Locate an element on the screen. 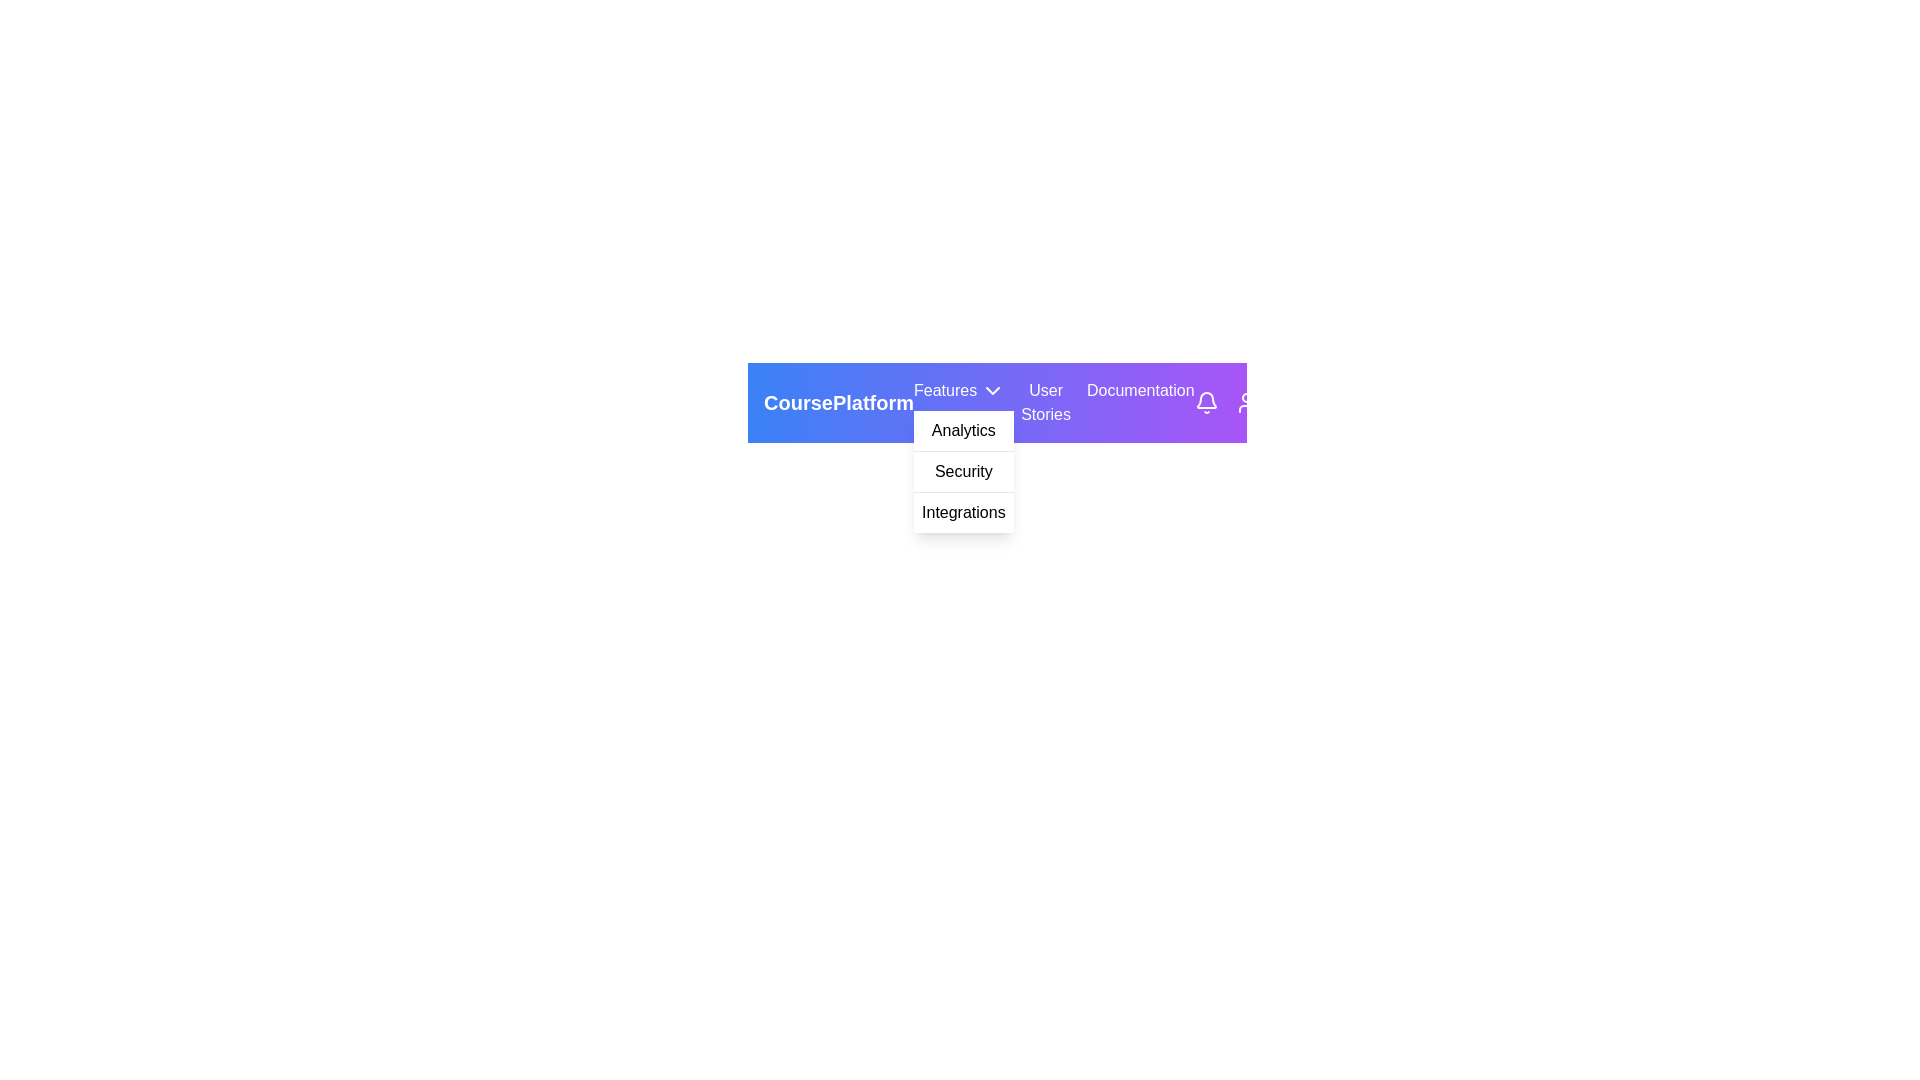 This screenshot has width=1920, height=1080. the 'Features' dropdown menu trigger is located at coordinates (958, 402).